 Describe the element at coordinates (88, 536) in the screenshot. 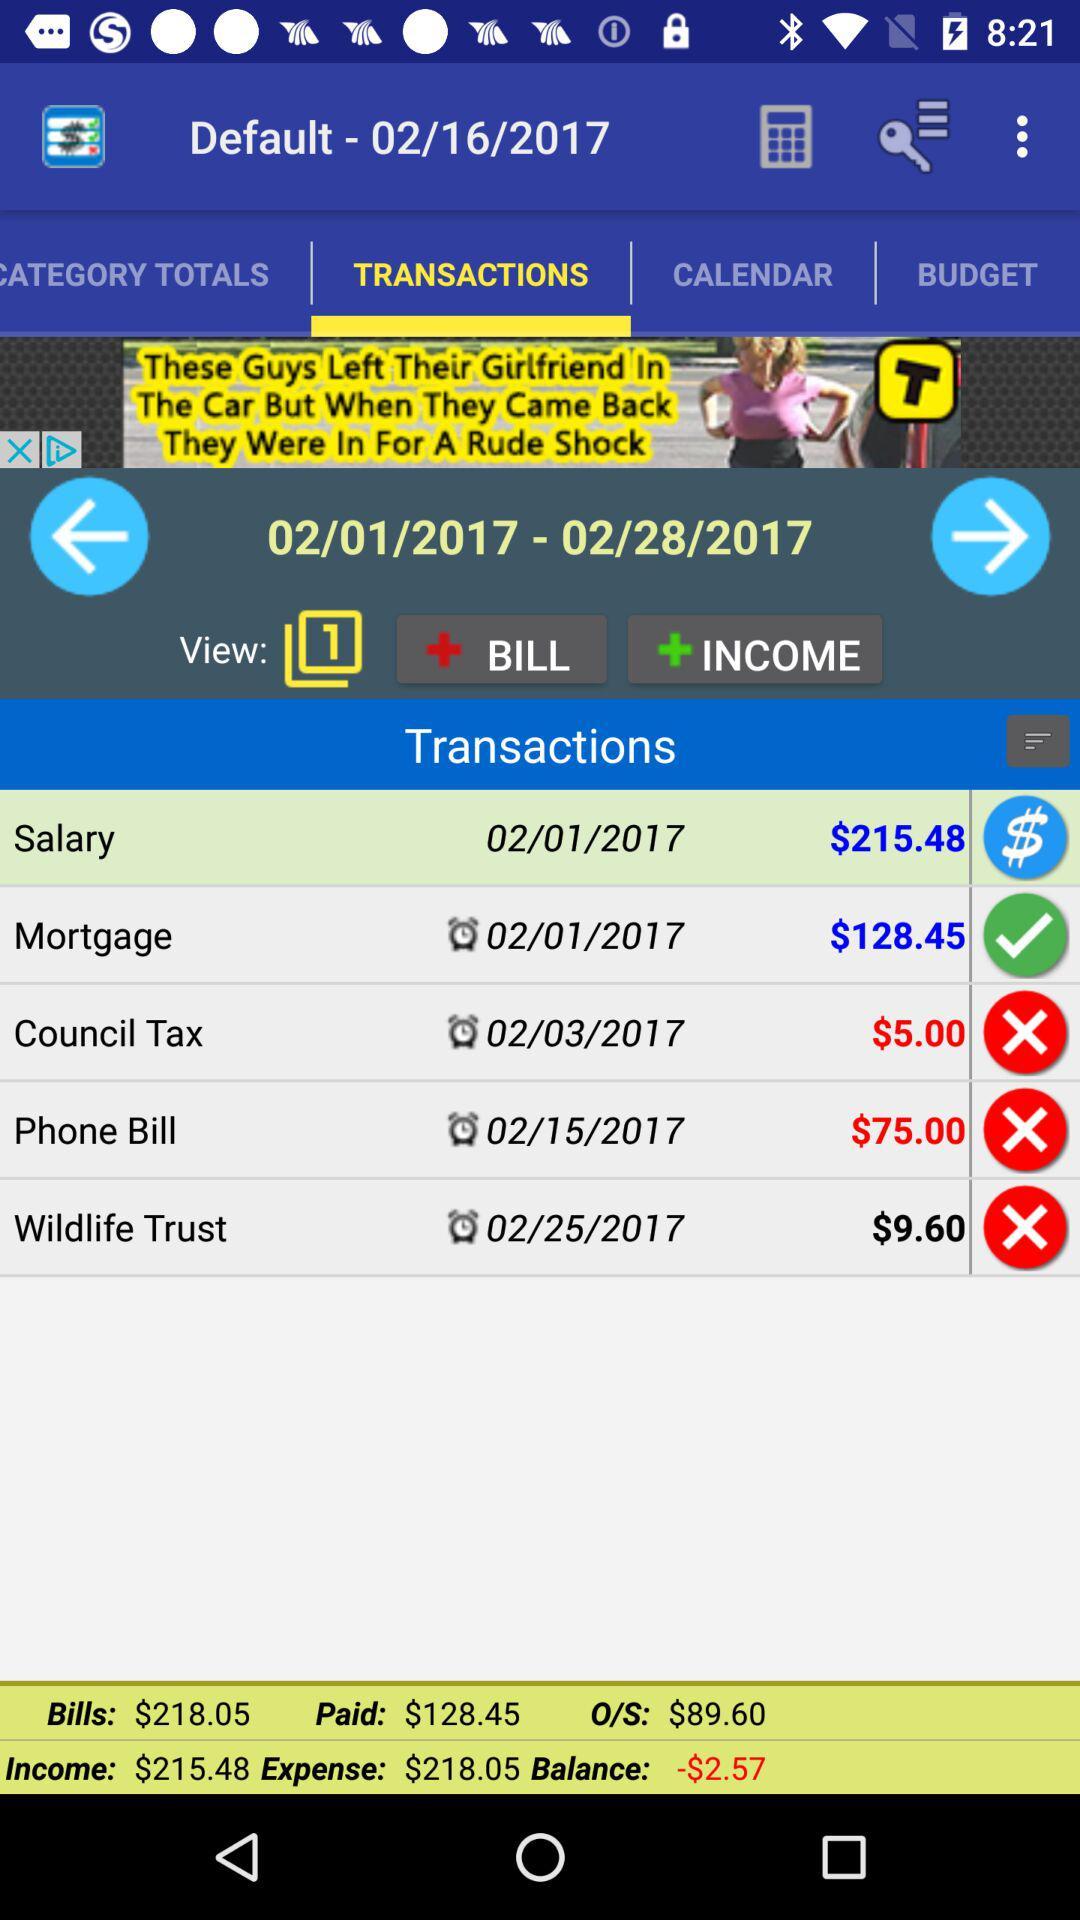

I see `the arrow_backward icon` at that location.